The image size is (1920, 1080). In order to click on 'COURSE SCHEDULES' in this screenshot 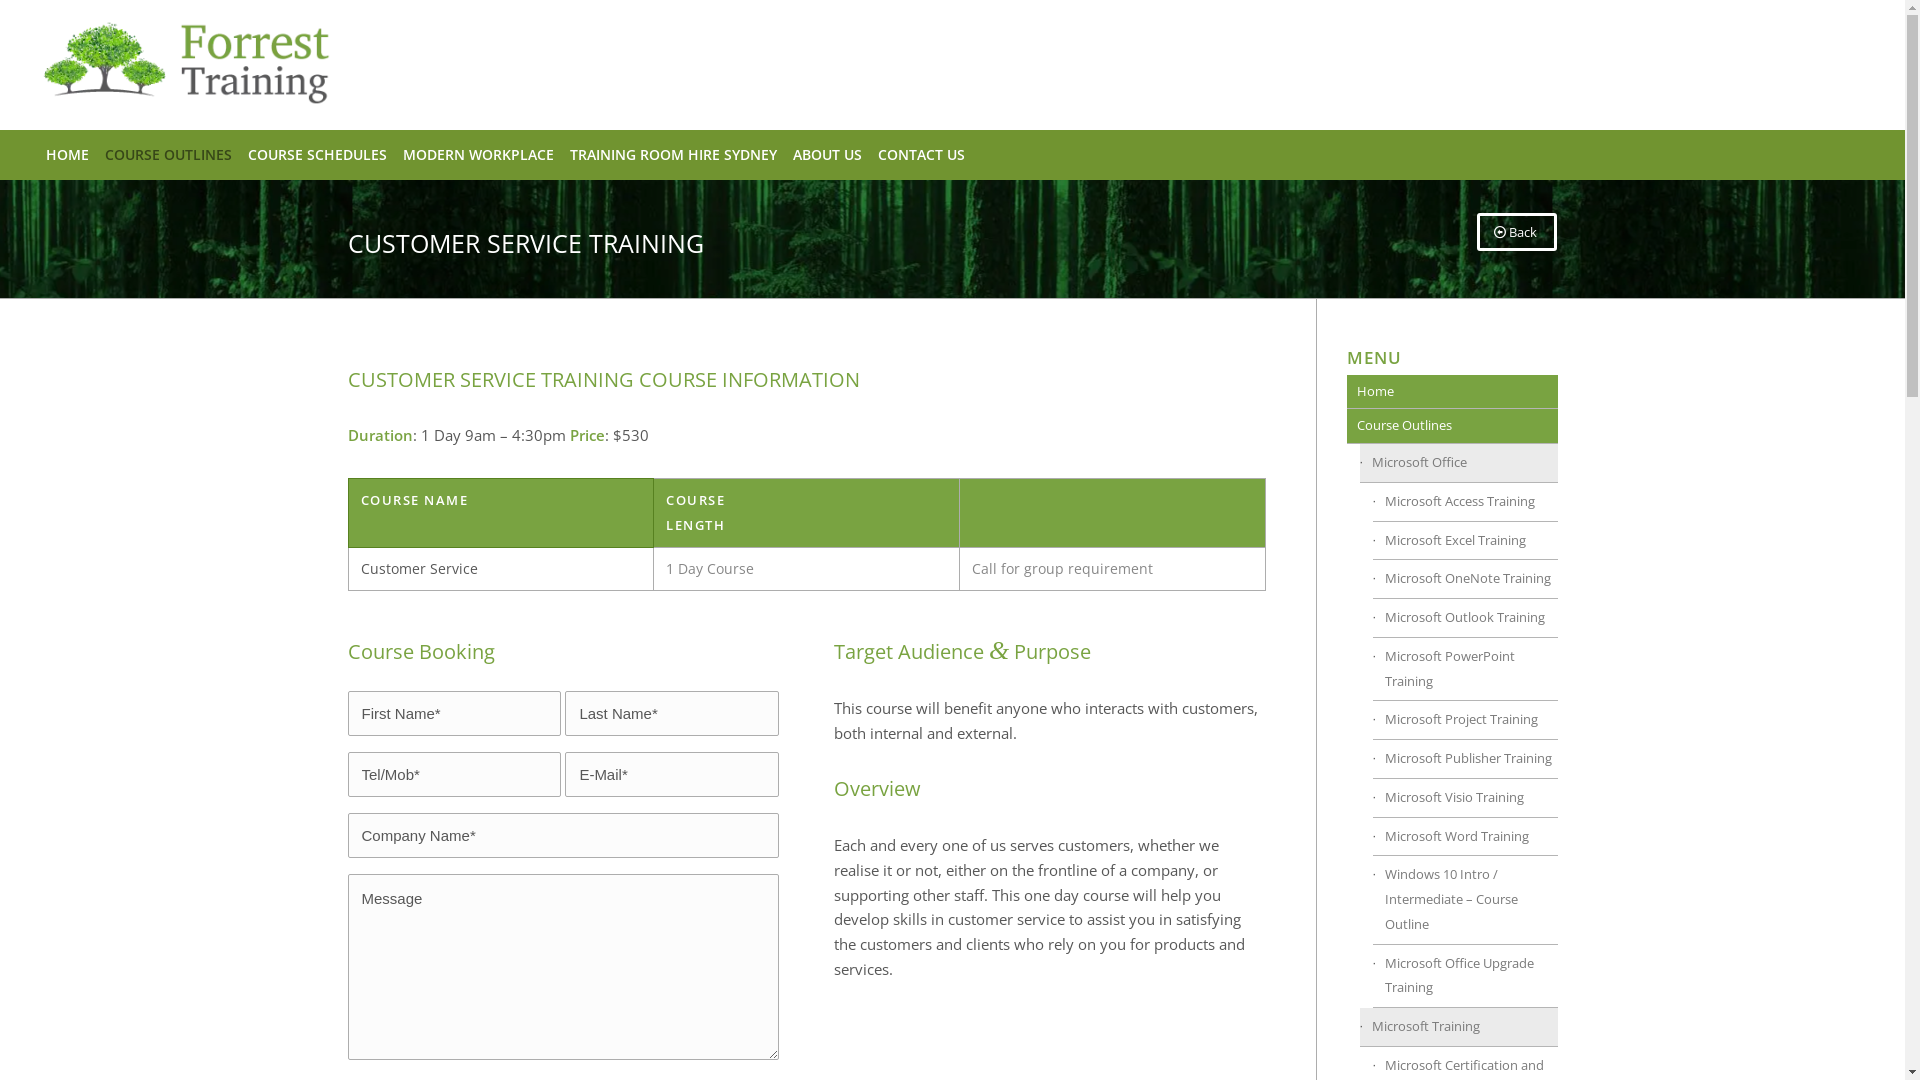, I will do `click(316, 153)`.